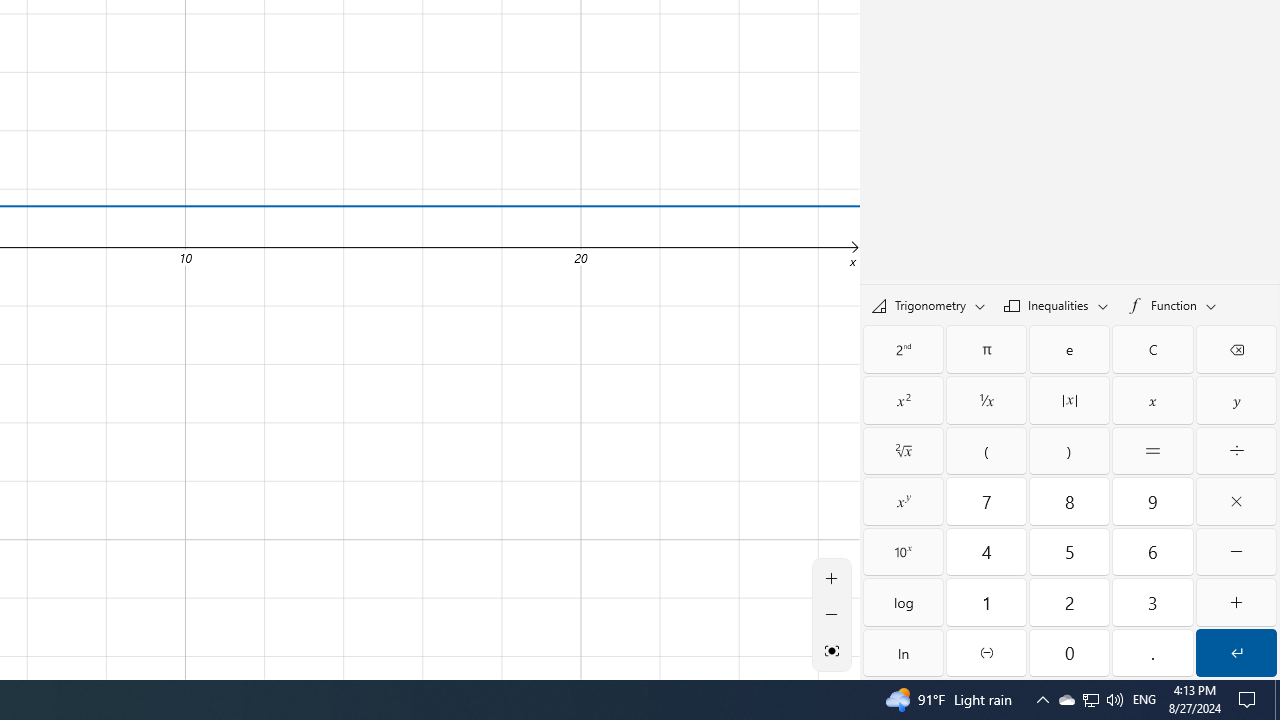 The width and height of the screenshot is (1280, 720). Describe the element at coordinates (1235, 500) in the screenshot. I see `'Multiply by'` at that location.